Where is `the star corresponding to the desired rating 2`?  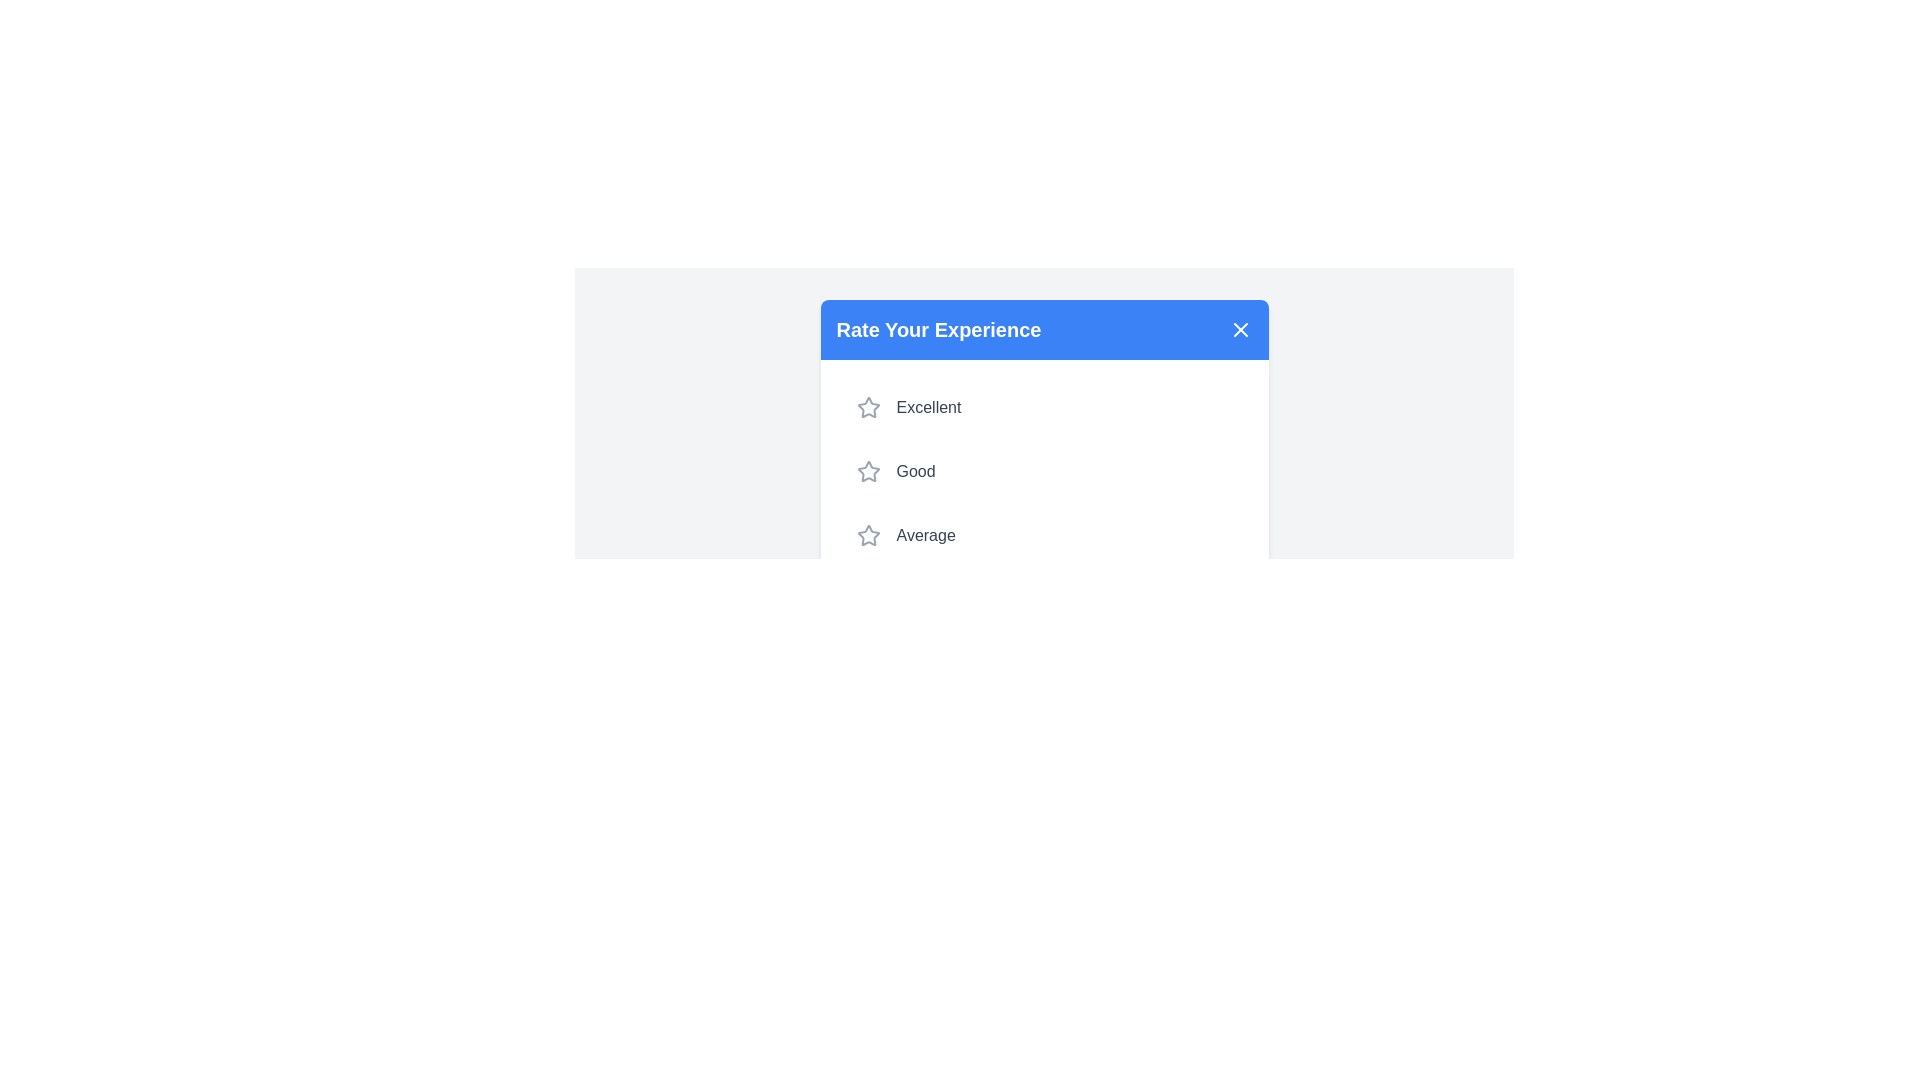
the star corresponding to the desired rating 2 is located at coordinates (868, 471).